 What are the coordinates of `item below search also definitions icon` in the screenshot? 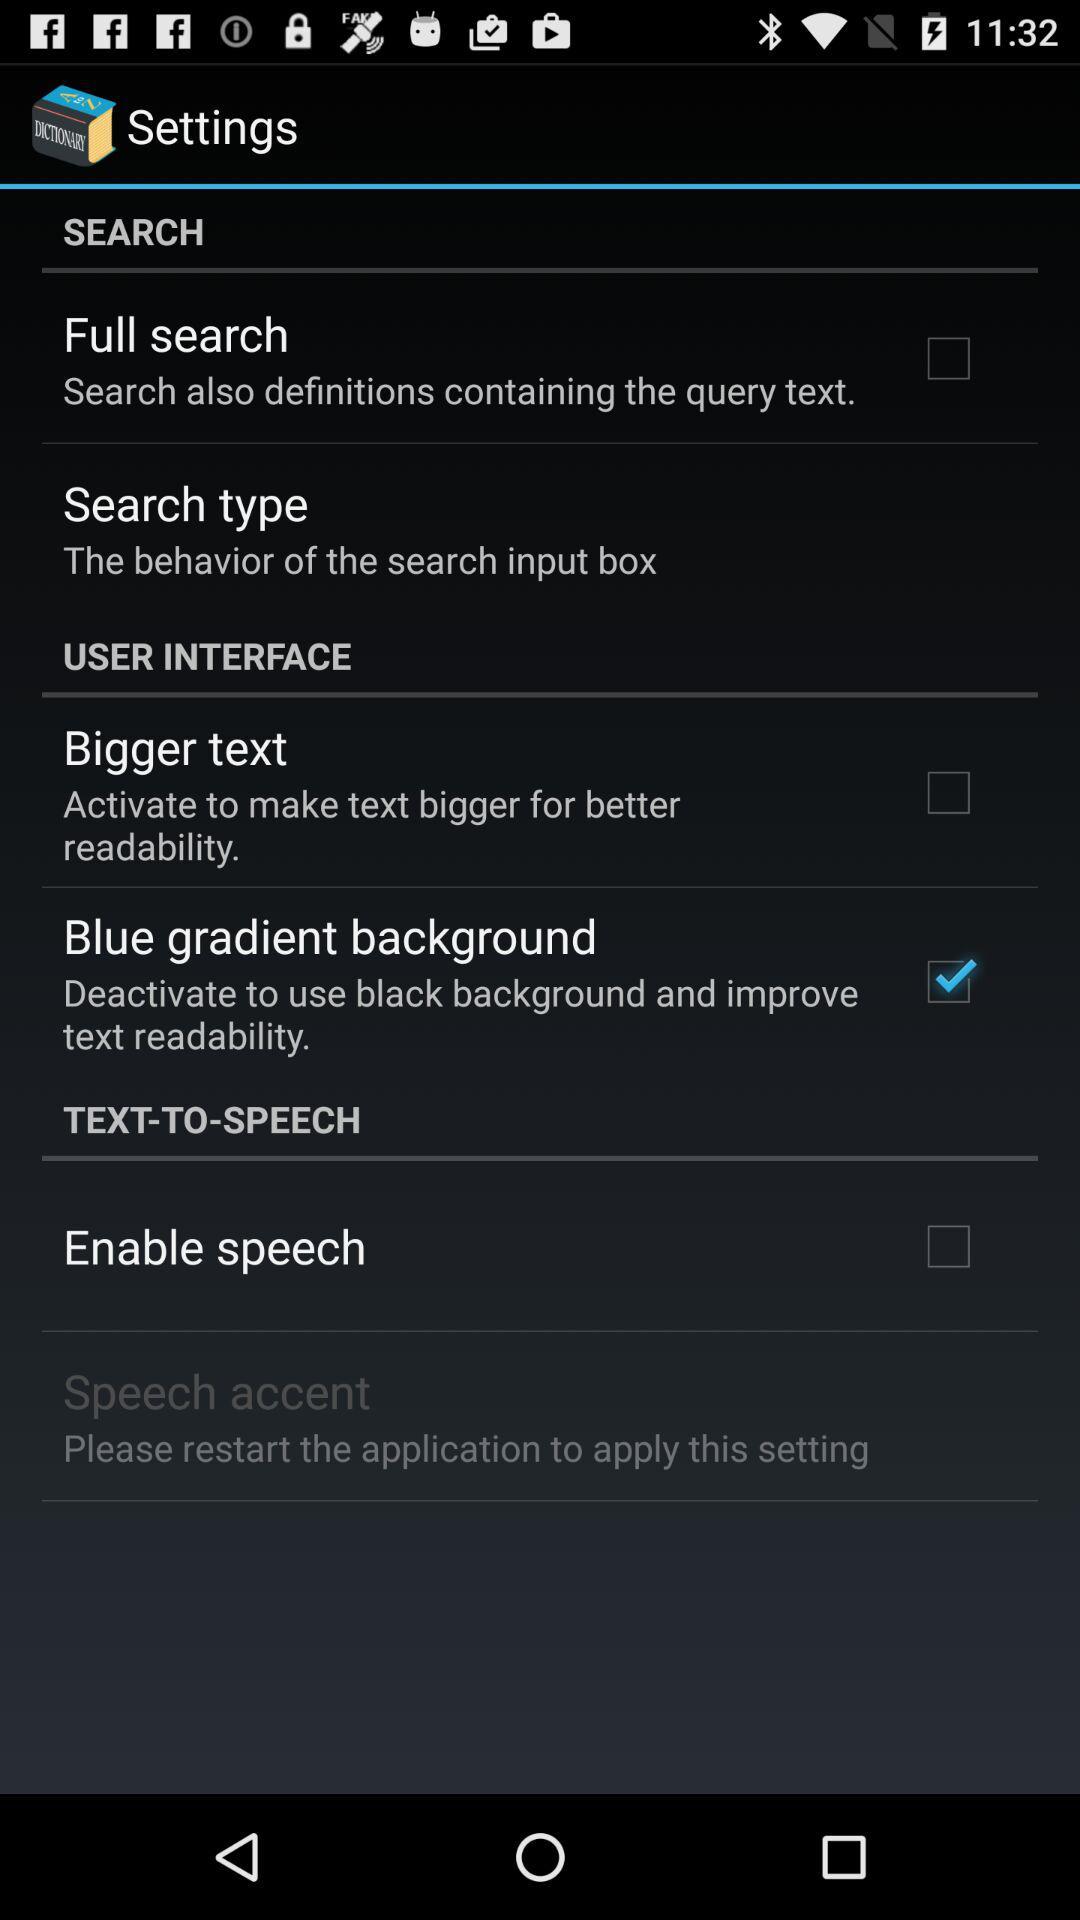 It's located at (185, 502).